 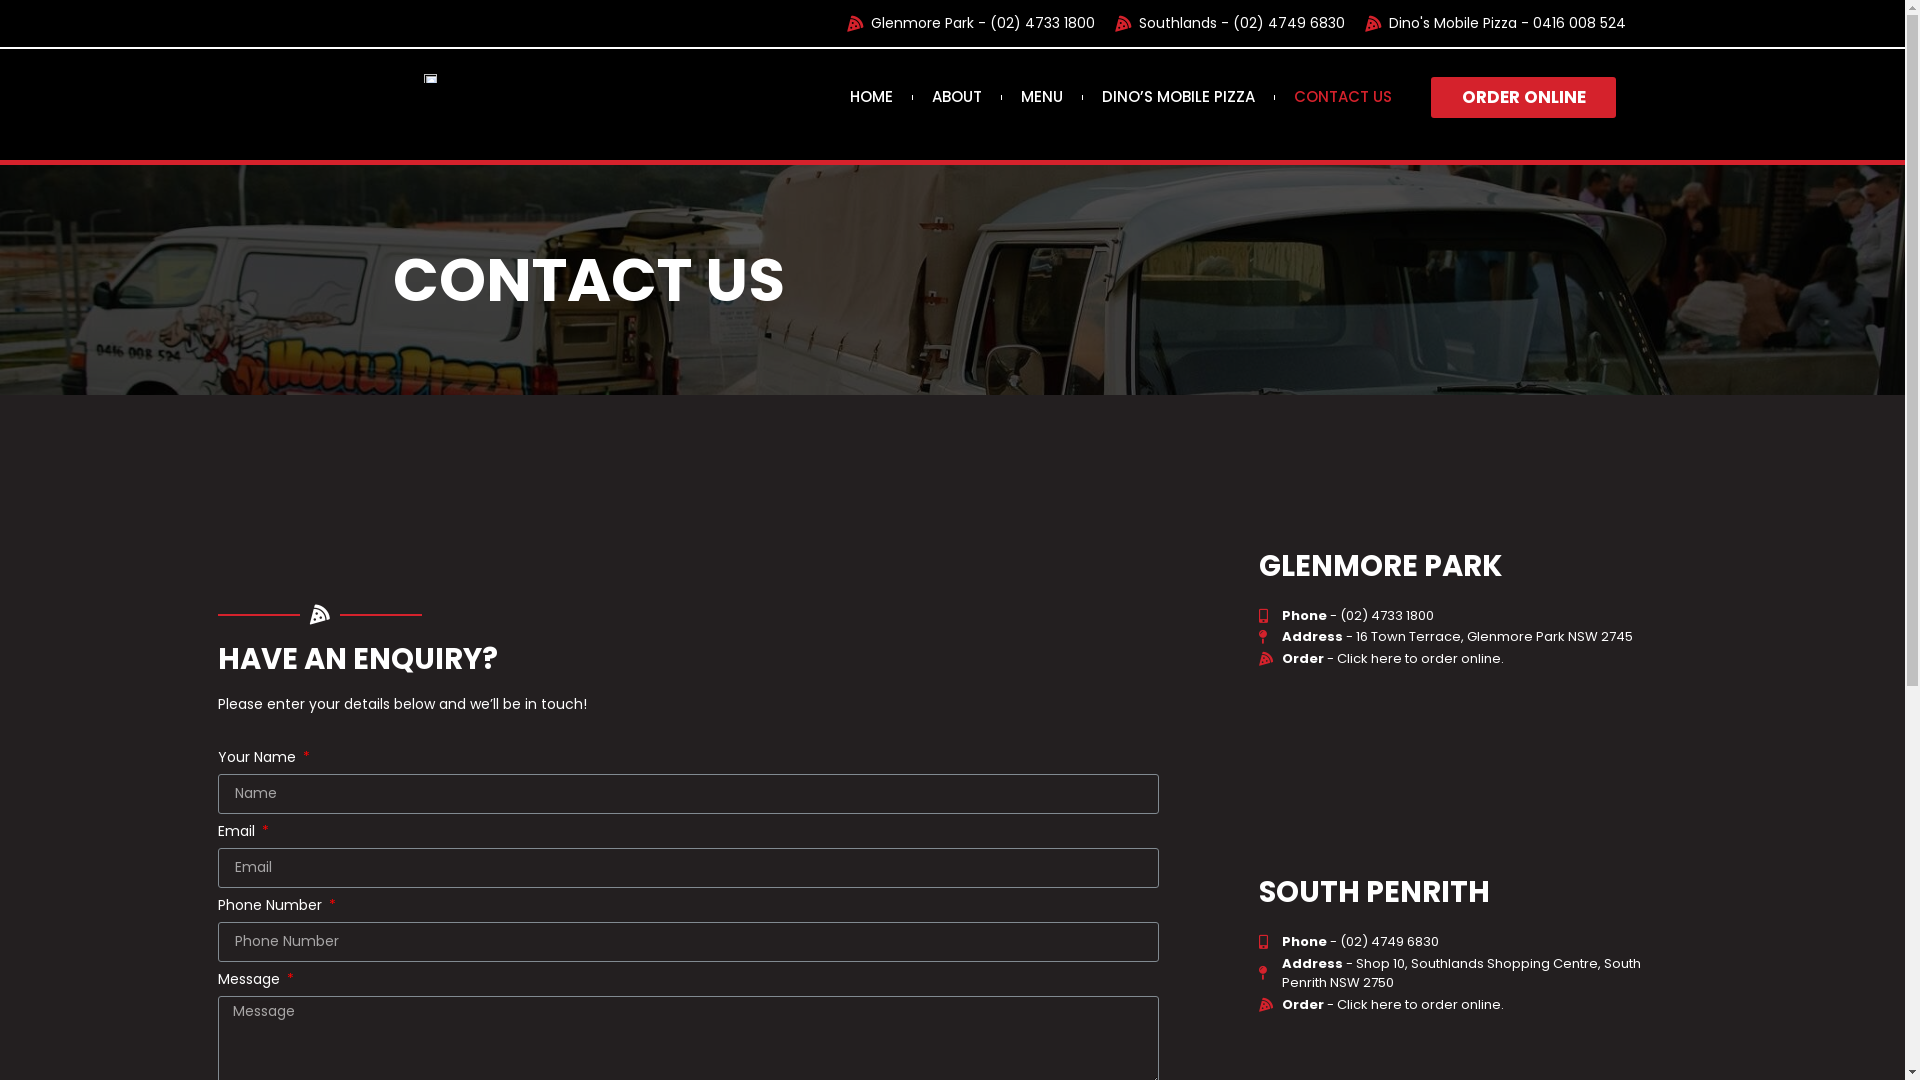 What do you see at coordinates (871, 96) in the screenshot?
I see `'HOME'` at bounding box center [871, 96].